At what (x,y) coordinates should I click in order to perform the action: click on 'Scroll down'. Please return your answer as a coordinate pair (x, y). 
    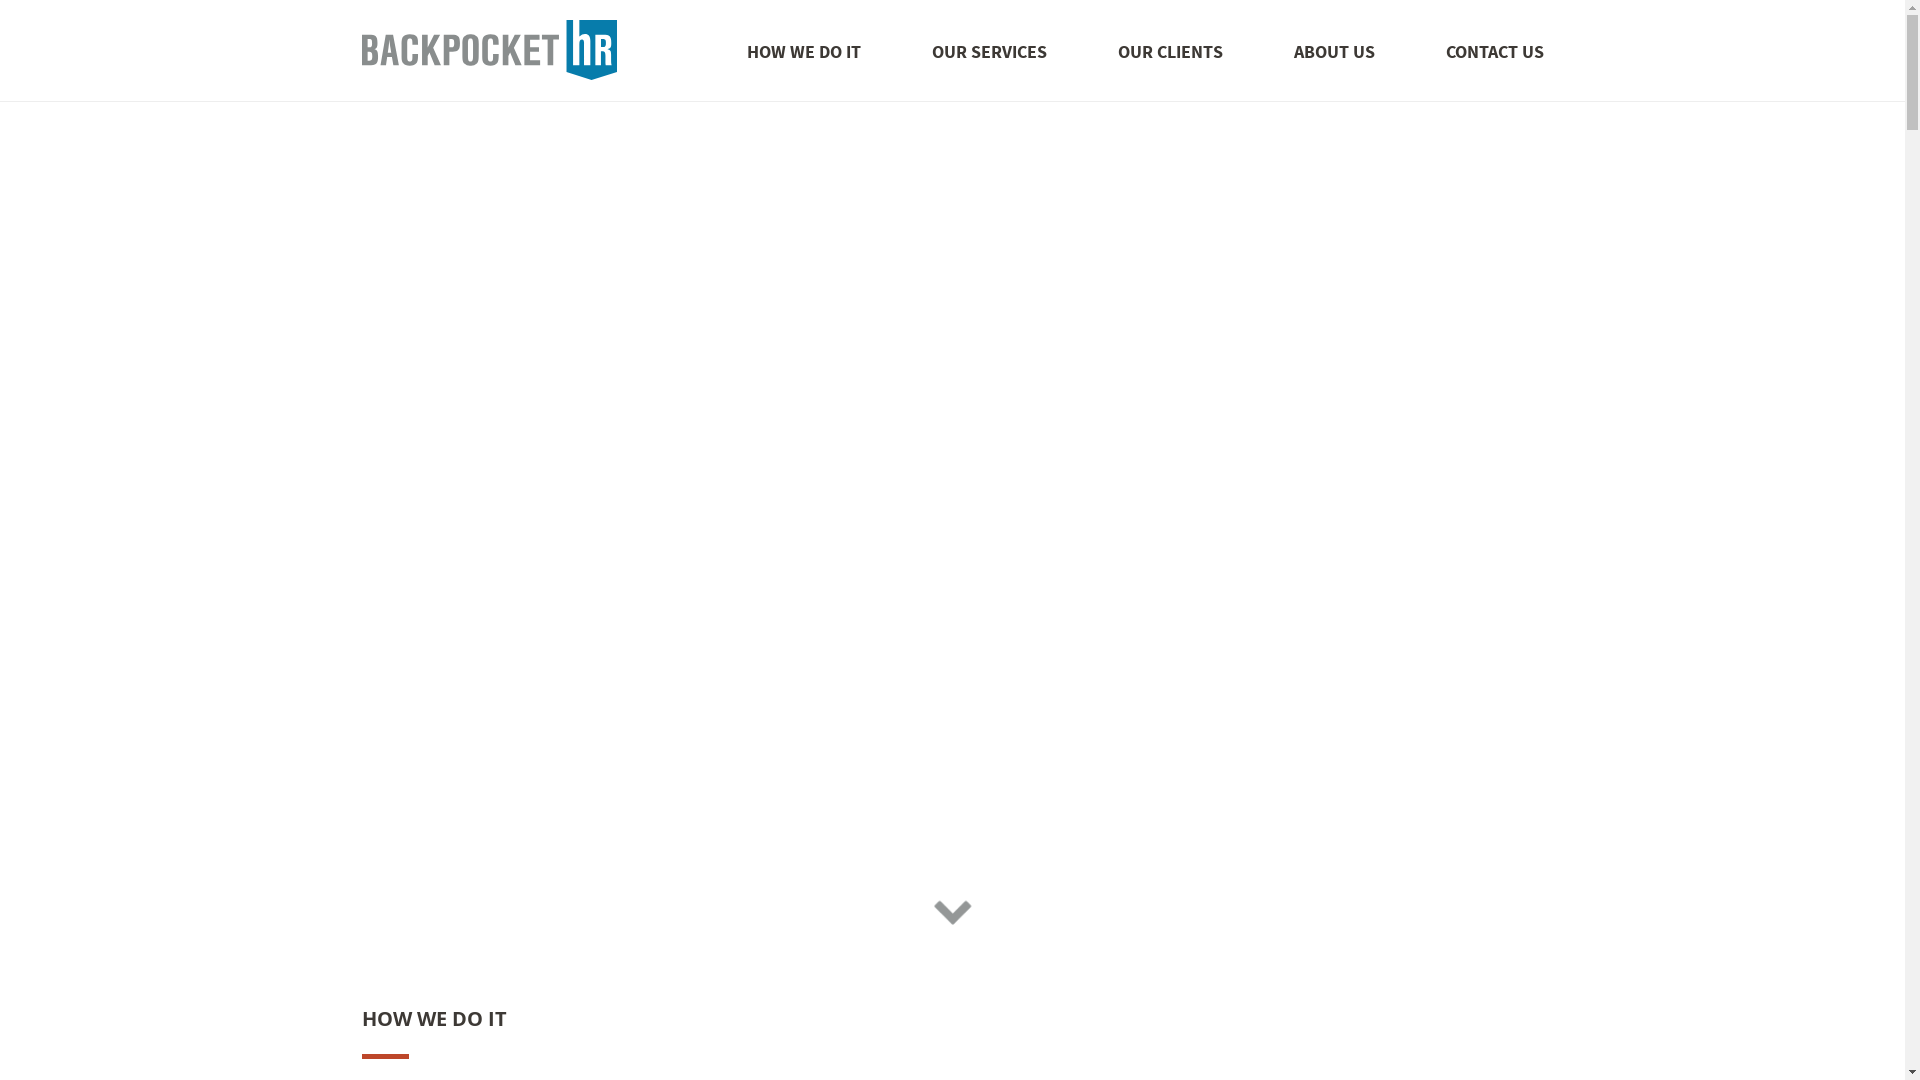
    Looking at the image, I should click on (930, 907).